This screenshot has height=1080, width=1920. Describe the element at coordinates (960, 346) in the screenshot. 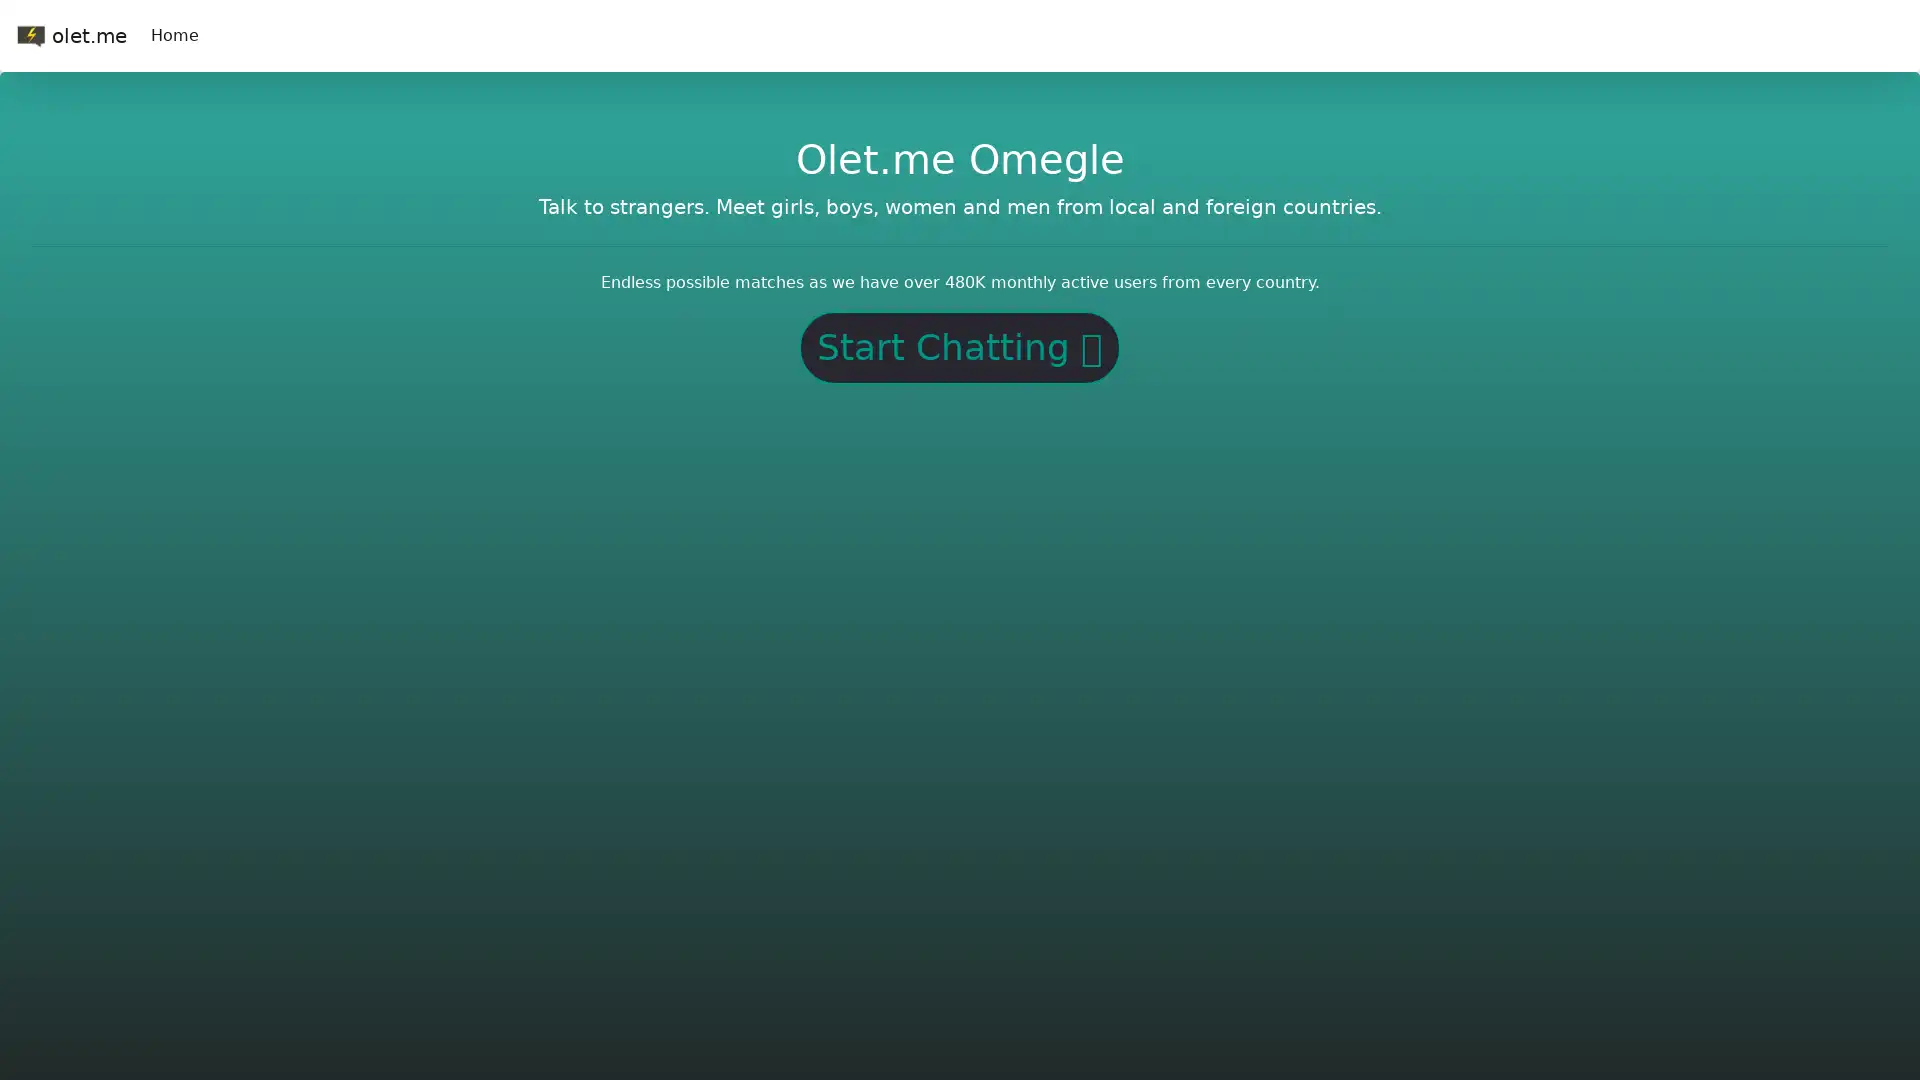

I see `Start Chatting` at that location.